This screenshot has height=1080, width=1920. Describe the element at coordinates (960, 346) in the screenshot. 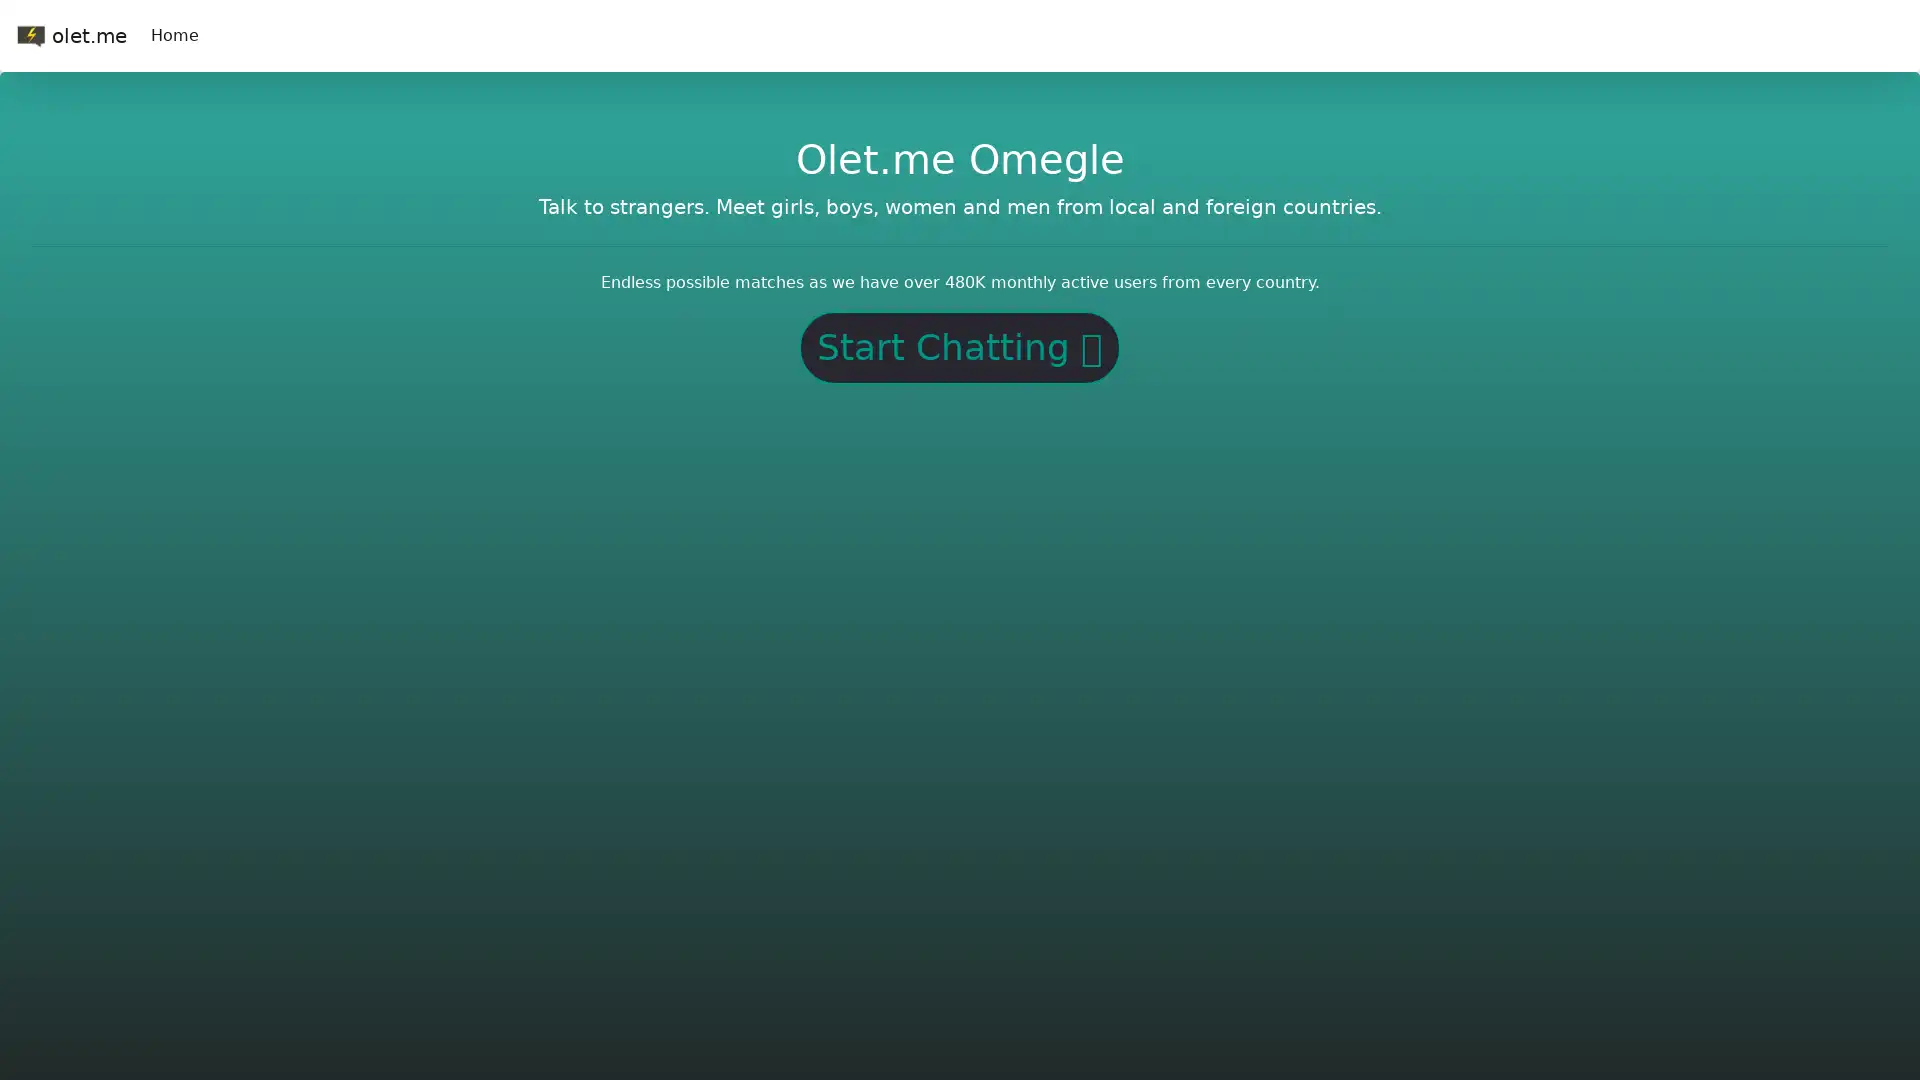

I see `Start Chatting` at that location.